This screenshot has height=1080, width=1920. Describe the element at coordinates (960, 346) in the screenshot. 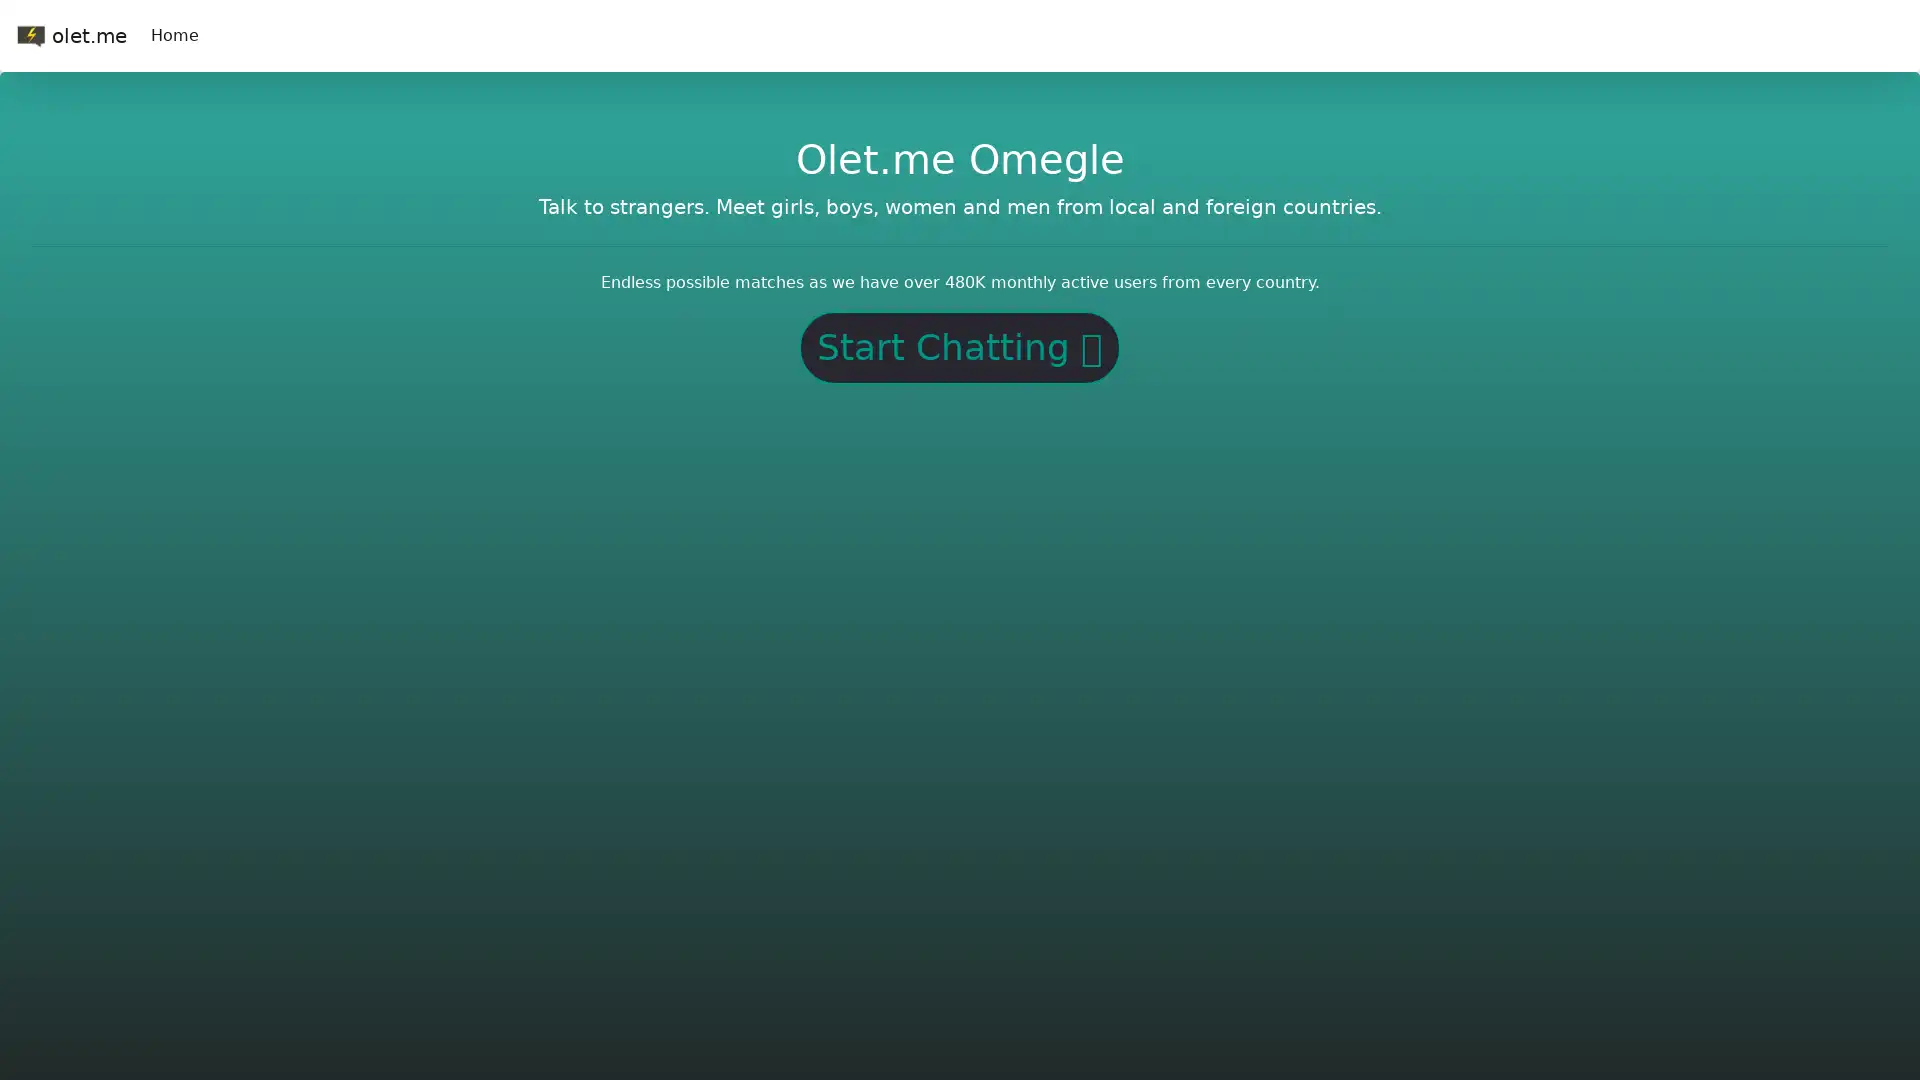

I see `Start Chatting` at that location.